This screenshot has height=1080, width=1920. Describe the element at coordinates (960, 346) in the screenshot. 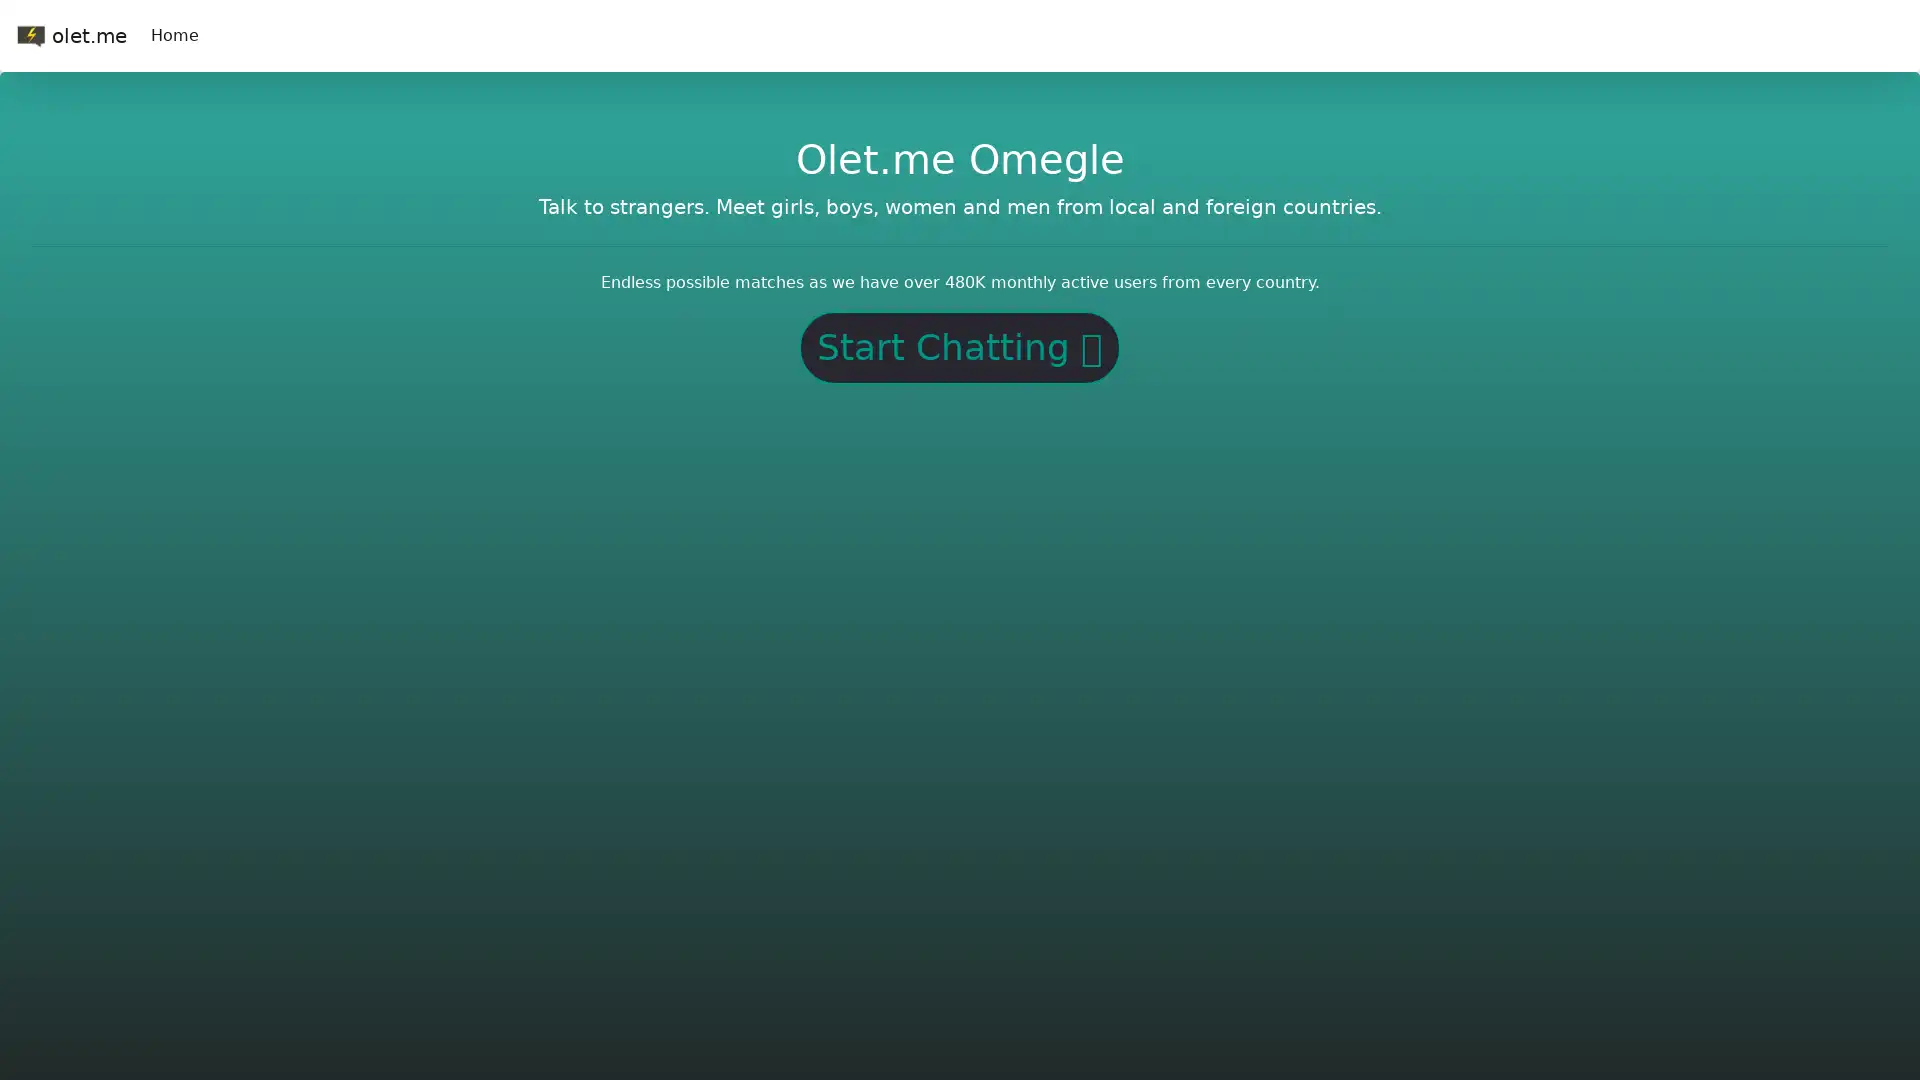

I see `Start Chatting` at that location.